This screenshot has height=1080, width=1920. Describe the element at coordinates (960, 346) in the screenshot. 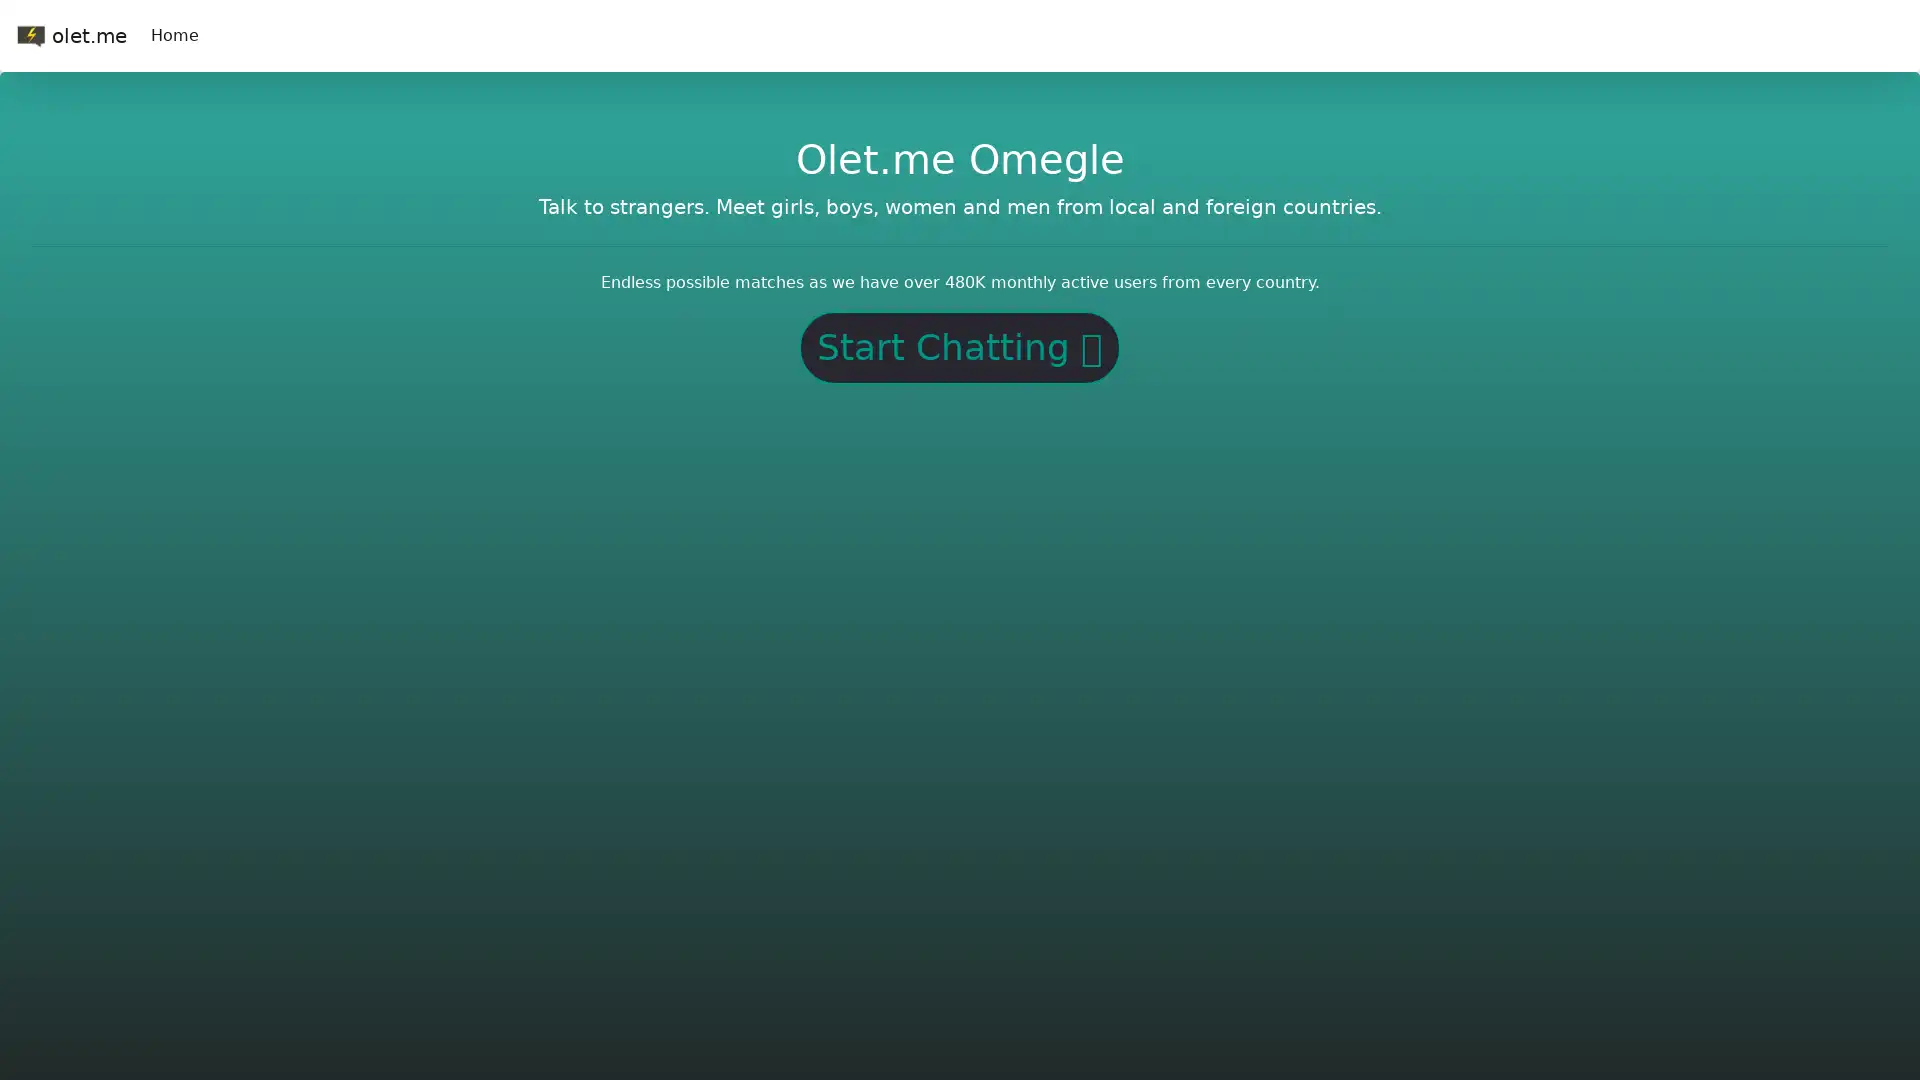

I see `Start Chatting` at that location.